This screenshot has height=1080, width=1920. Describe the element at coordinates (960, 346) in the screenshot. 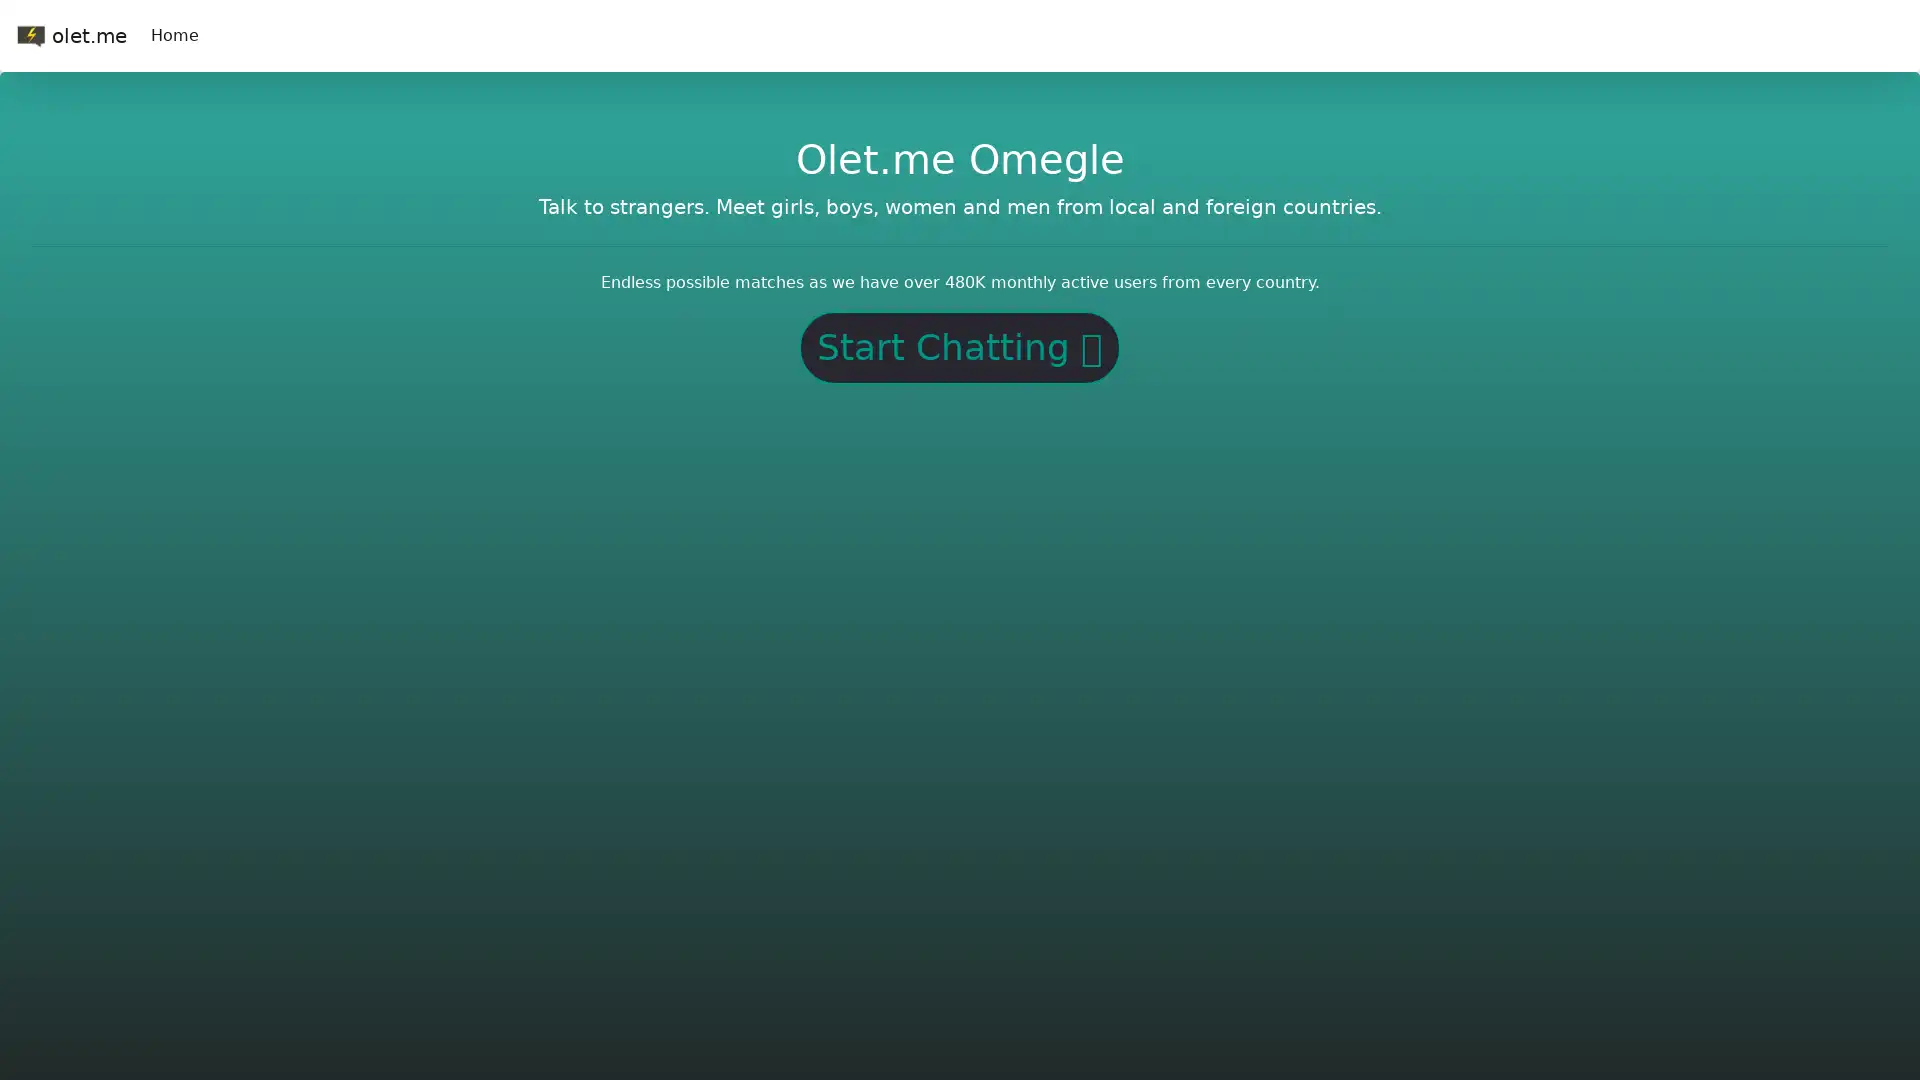

I see `Start Chatting` at that location.